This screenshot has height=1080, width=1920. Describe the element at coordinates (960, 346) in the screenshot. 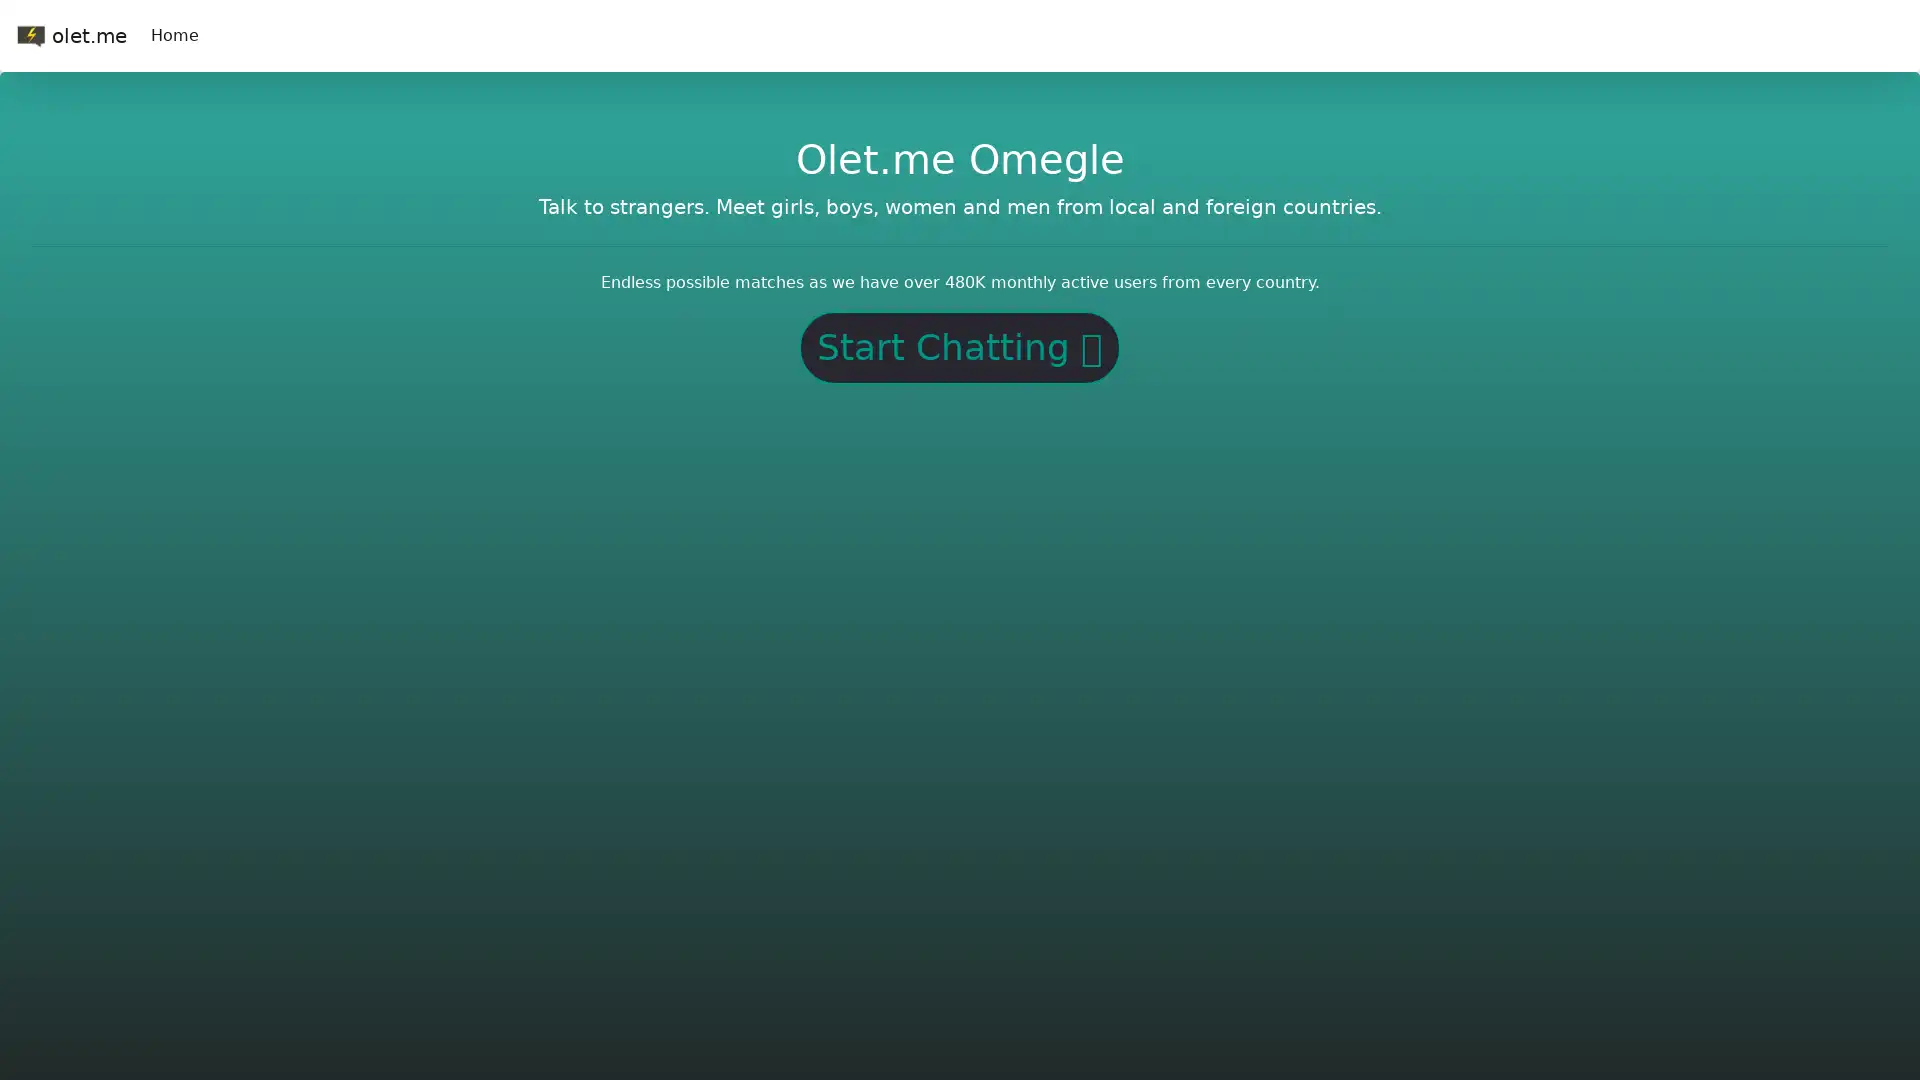

I see `Start Chatting` at that location.